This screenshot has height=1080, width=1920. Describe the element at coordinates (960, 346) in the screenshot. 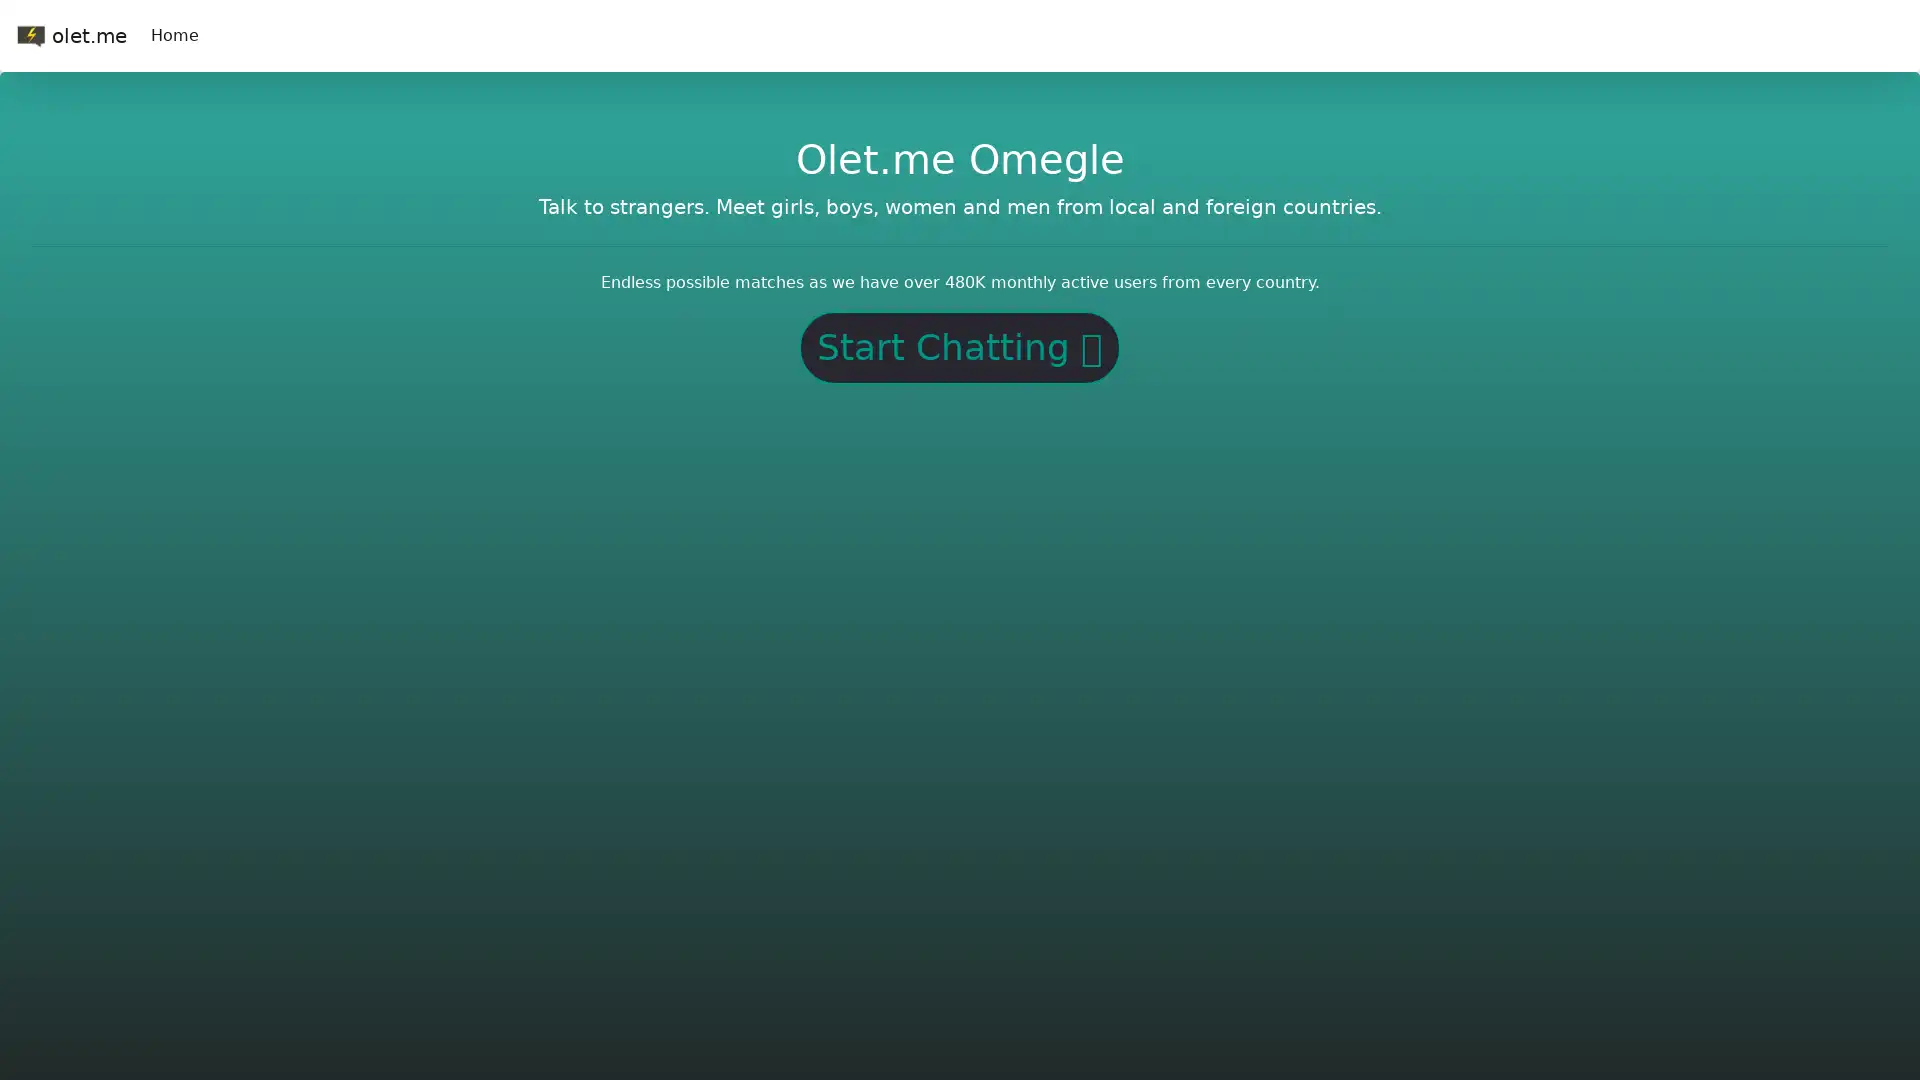

I see `Start Chatting` at that location.